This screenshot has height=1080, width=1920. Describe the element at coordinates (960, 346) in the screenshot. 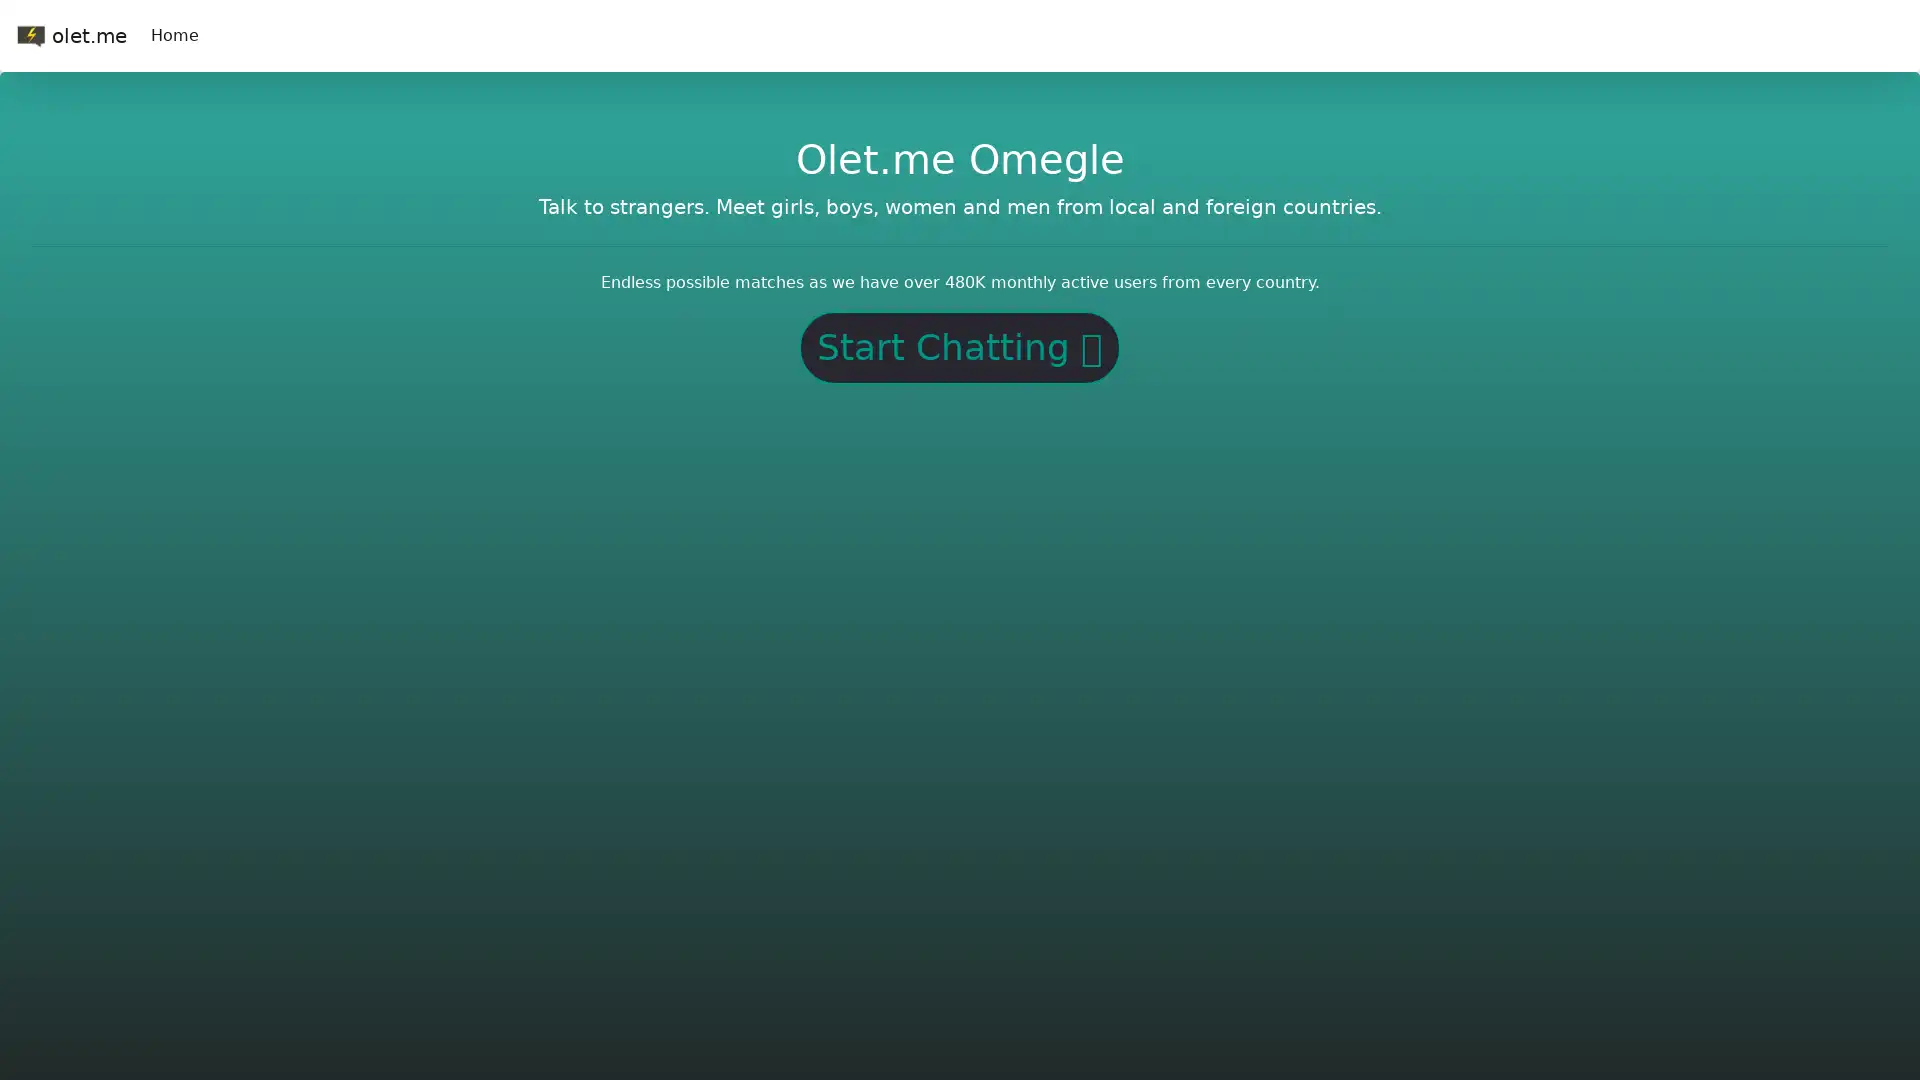

I see `Start Chatting` at that location.